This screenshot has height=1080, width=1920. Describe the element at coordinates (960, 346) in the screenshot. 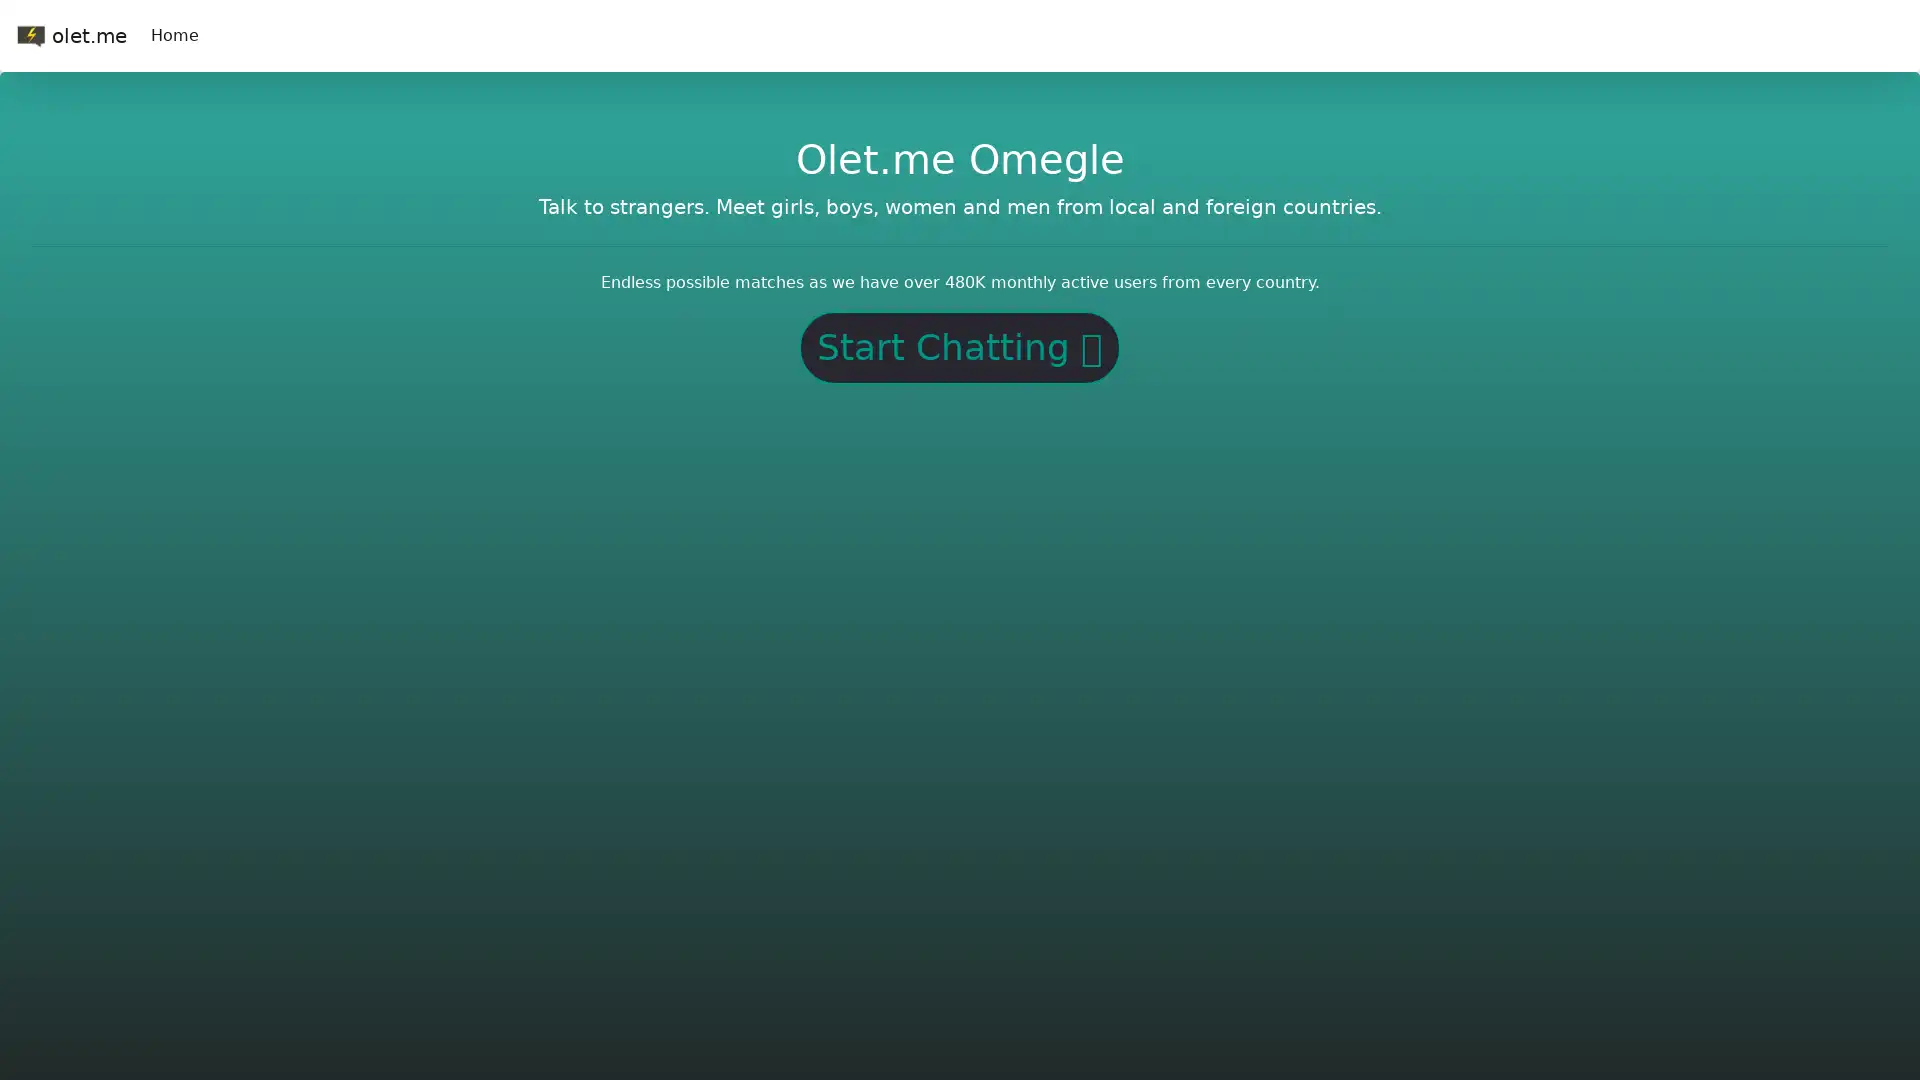

I see `Start Chatting` at that location.